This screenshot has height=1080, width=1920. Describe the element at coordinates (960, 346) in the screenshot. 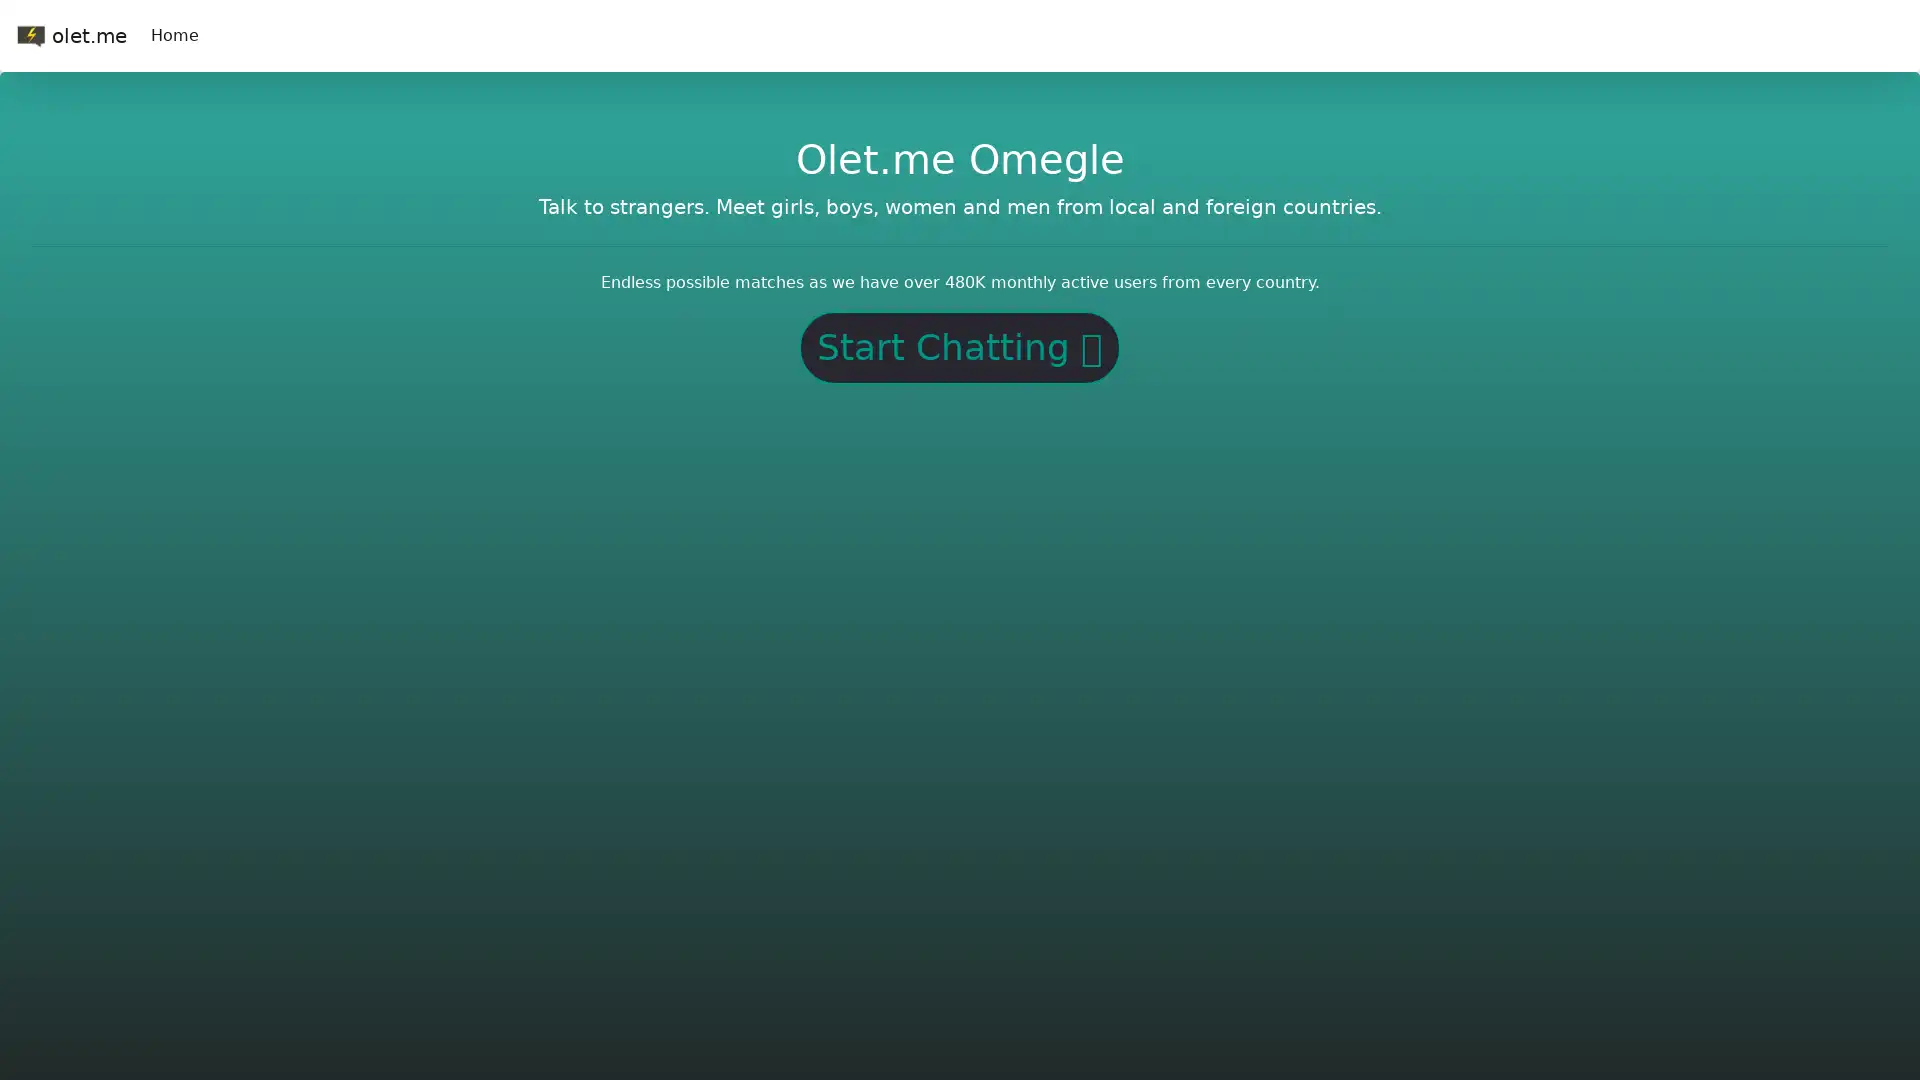

I see `Start Chatting` at that location.